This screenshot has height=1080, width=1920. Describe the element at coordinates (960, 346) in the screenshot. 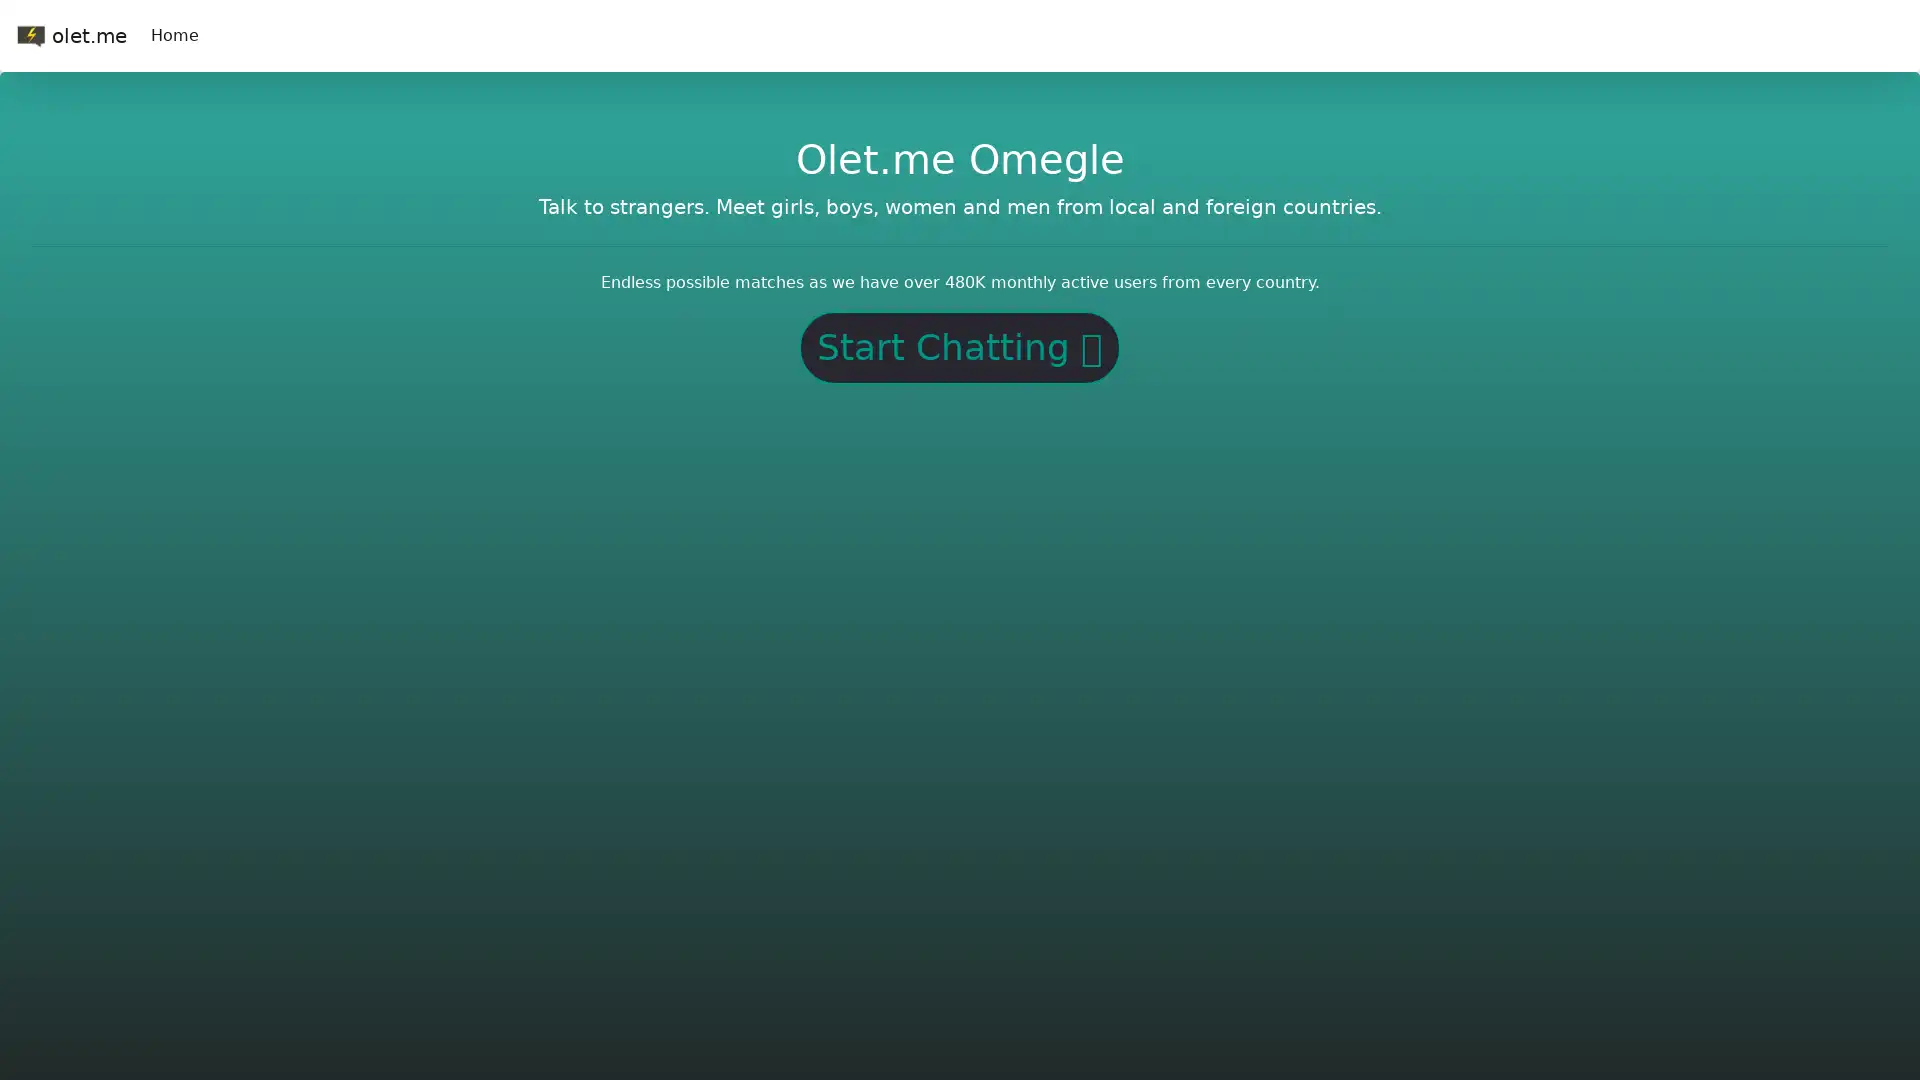

I see `Start Chatting` at that location.